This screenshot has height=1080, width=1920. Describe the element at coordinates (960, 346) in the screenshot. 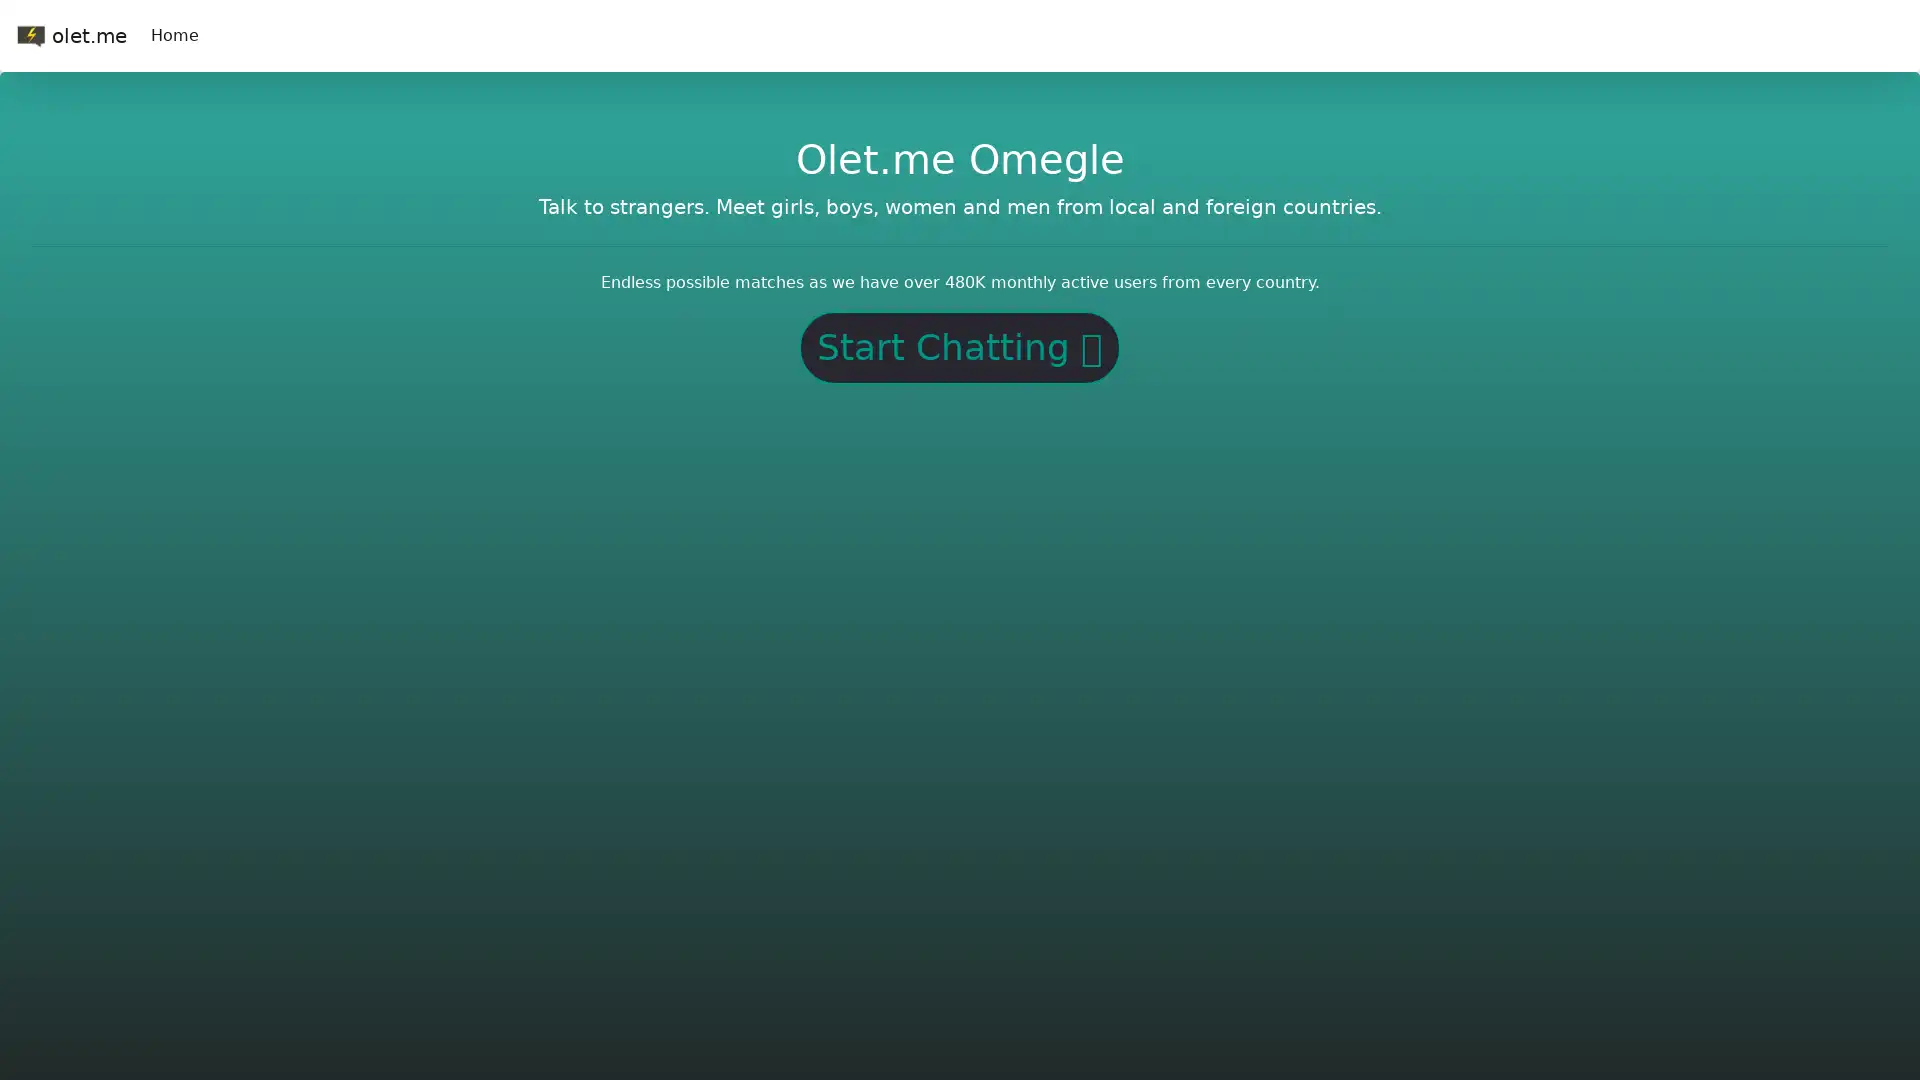

I see `Start Chatting` at that location.